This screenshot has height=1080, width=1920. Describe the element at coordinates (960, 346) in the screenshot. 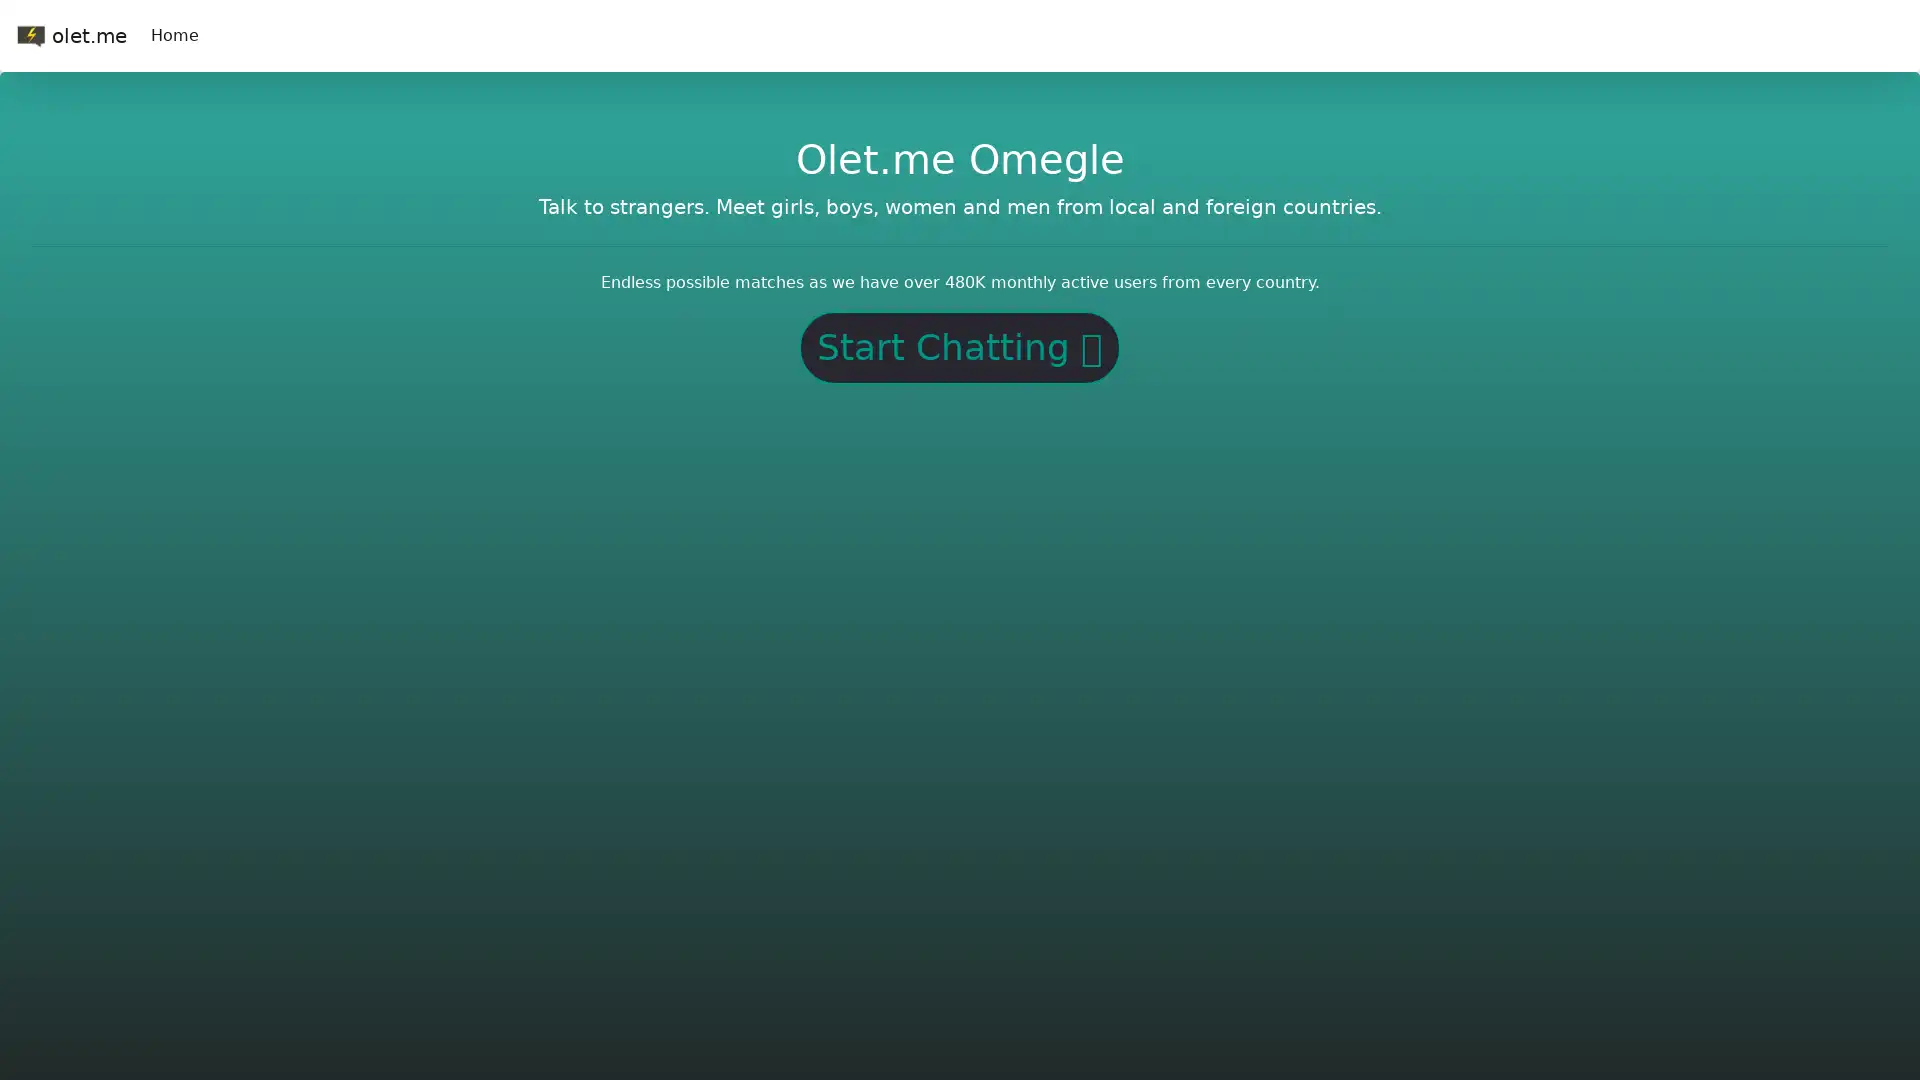

I see `Start Chatting` at that location.